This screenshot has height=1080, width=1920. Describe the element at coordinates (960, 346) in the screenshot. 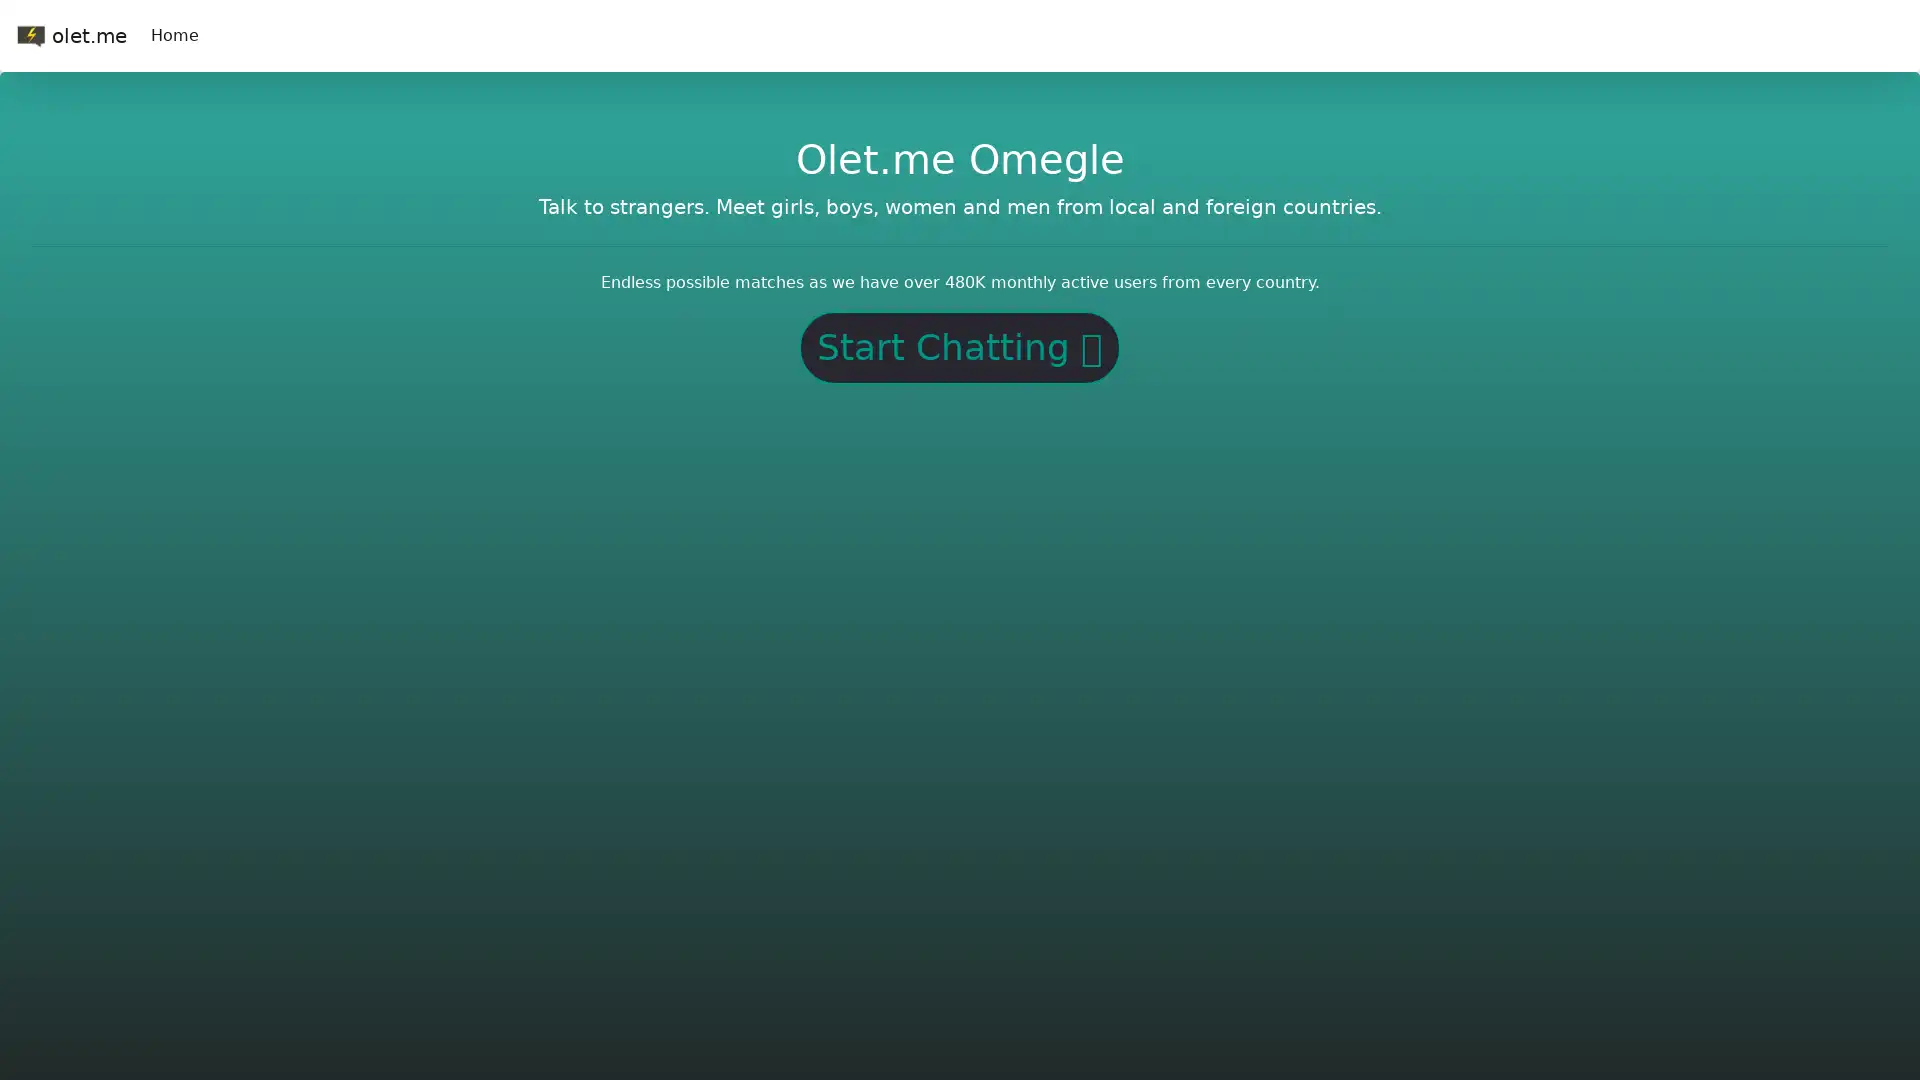

I see `Start Chatting` at that location.